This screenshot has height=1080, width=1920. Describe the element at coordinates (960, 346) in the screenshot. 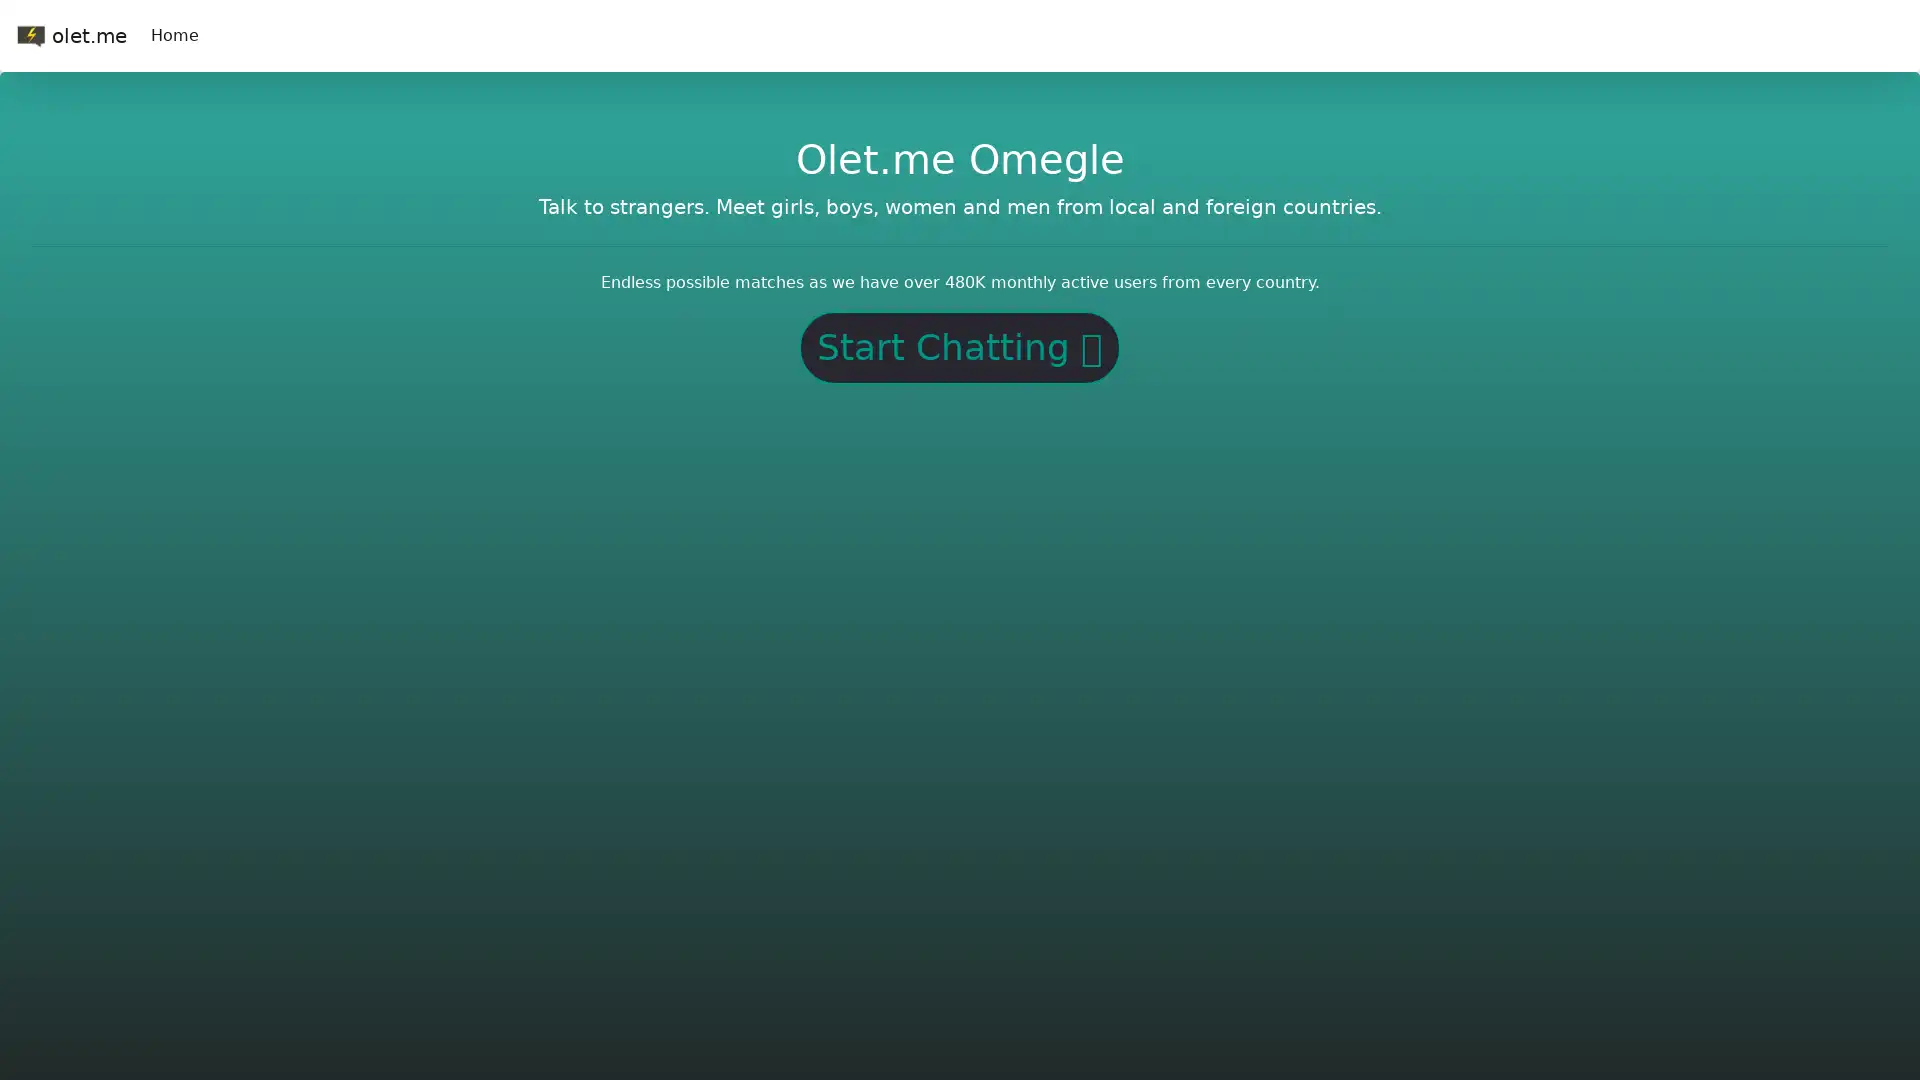

I see `Start Chatting` at that location.